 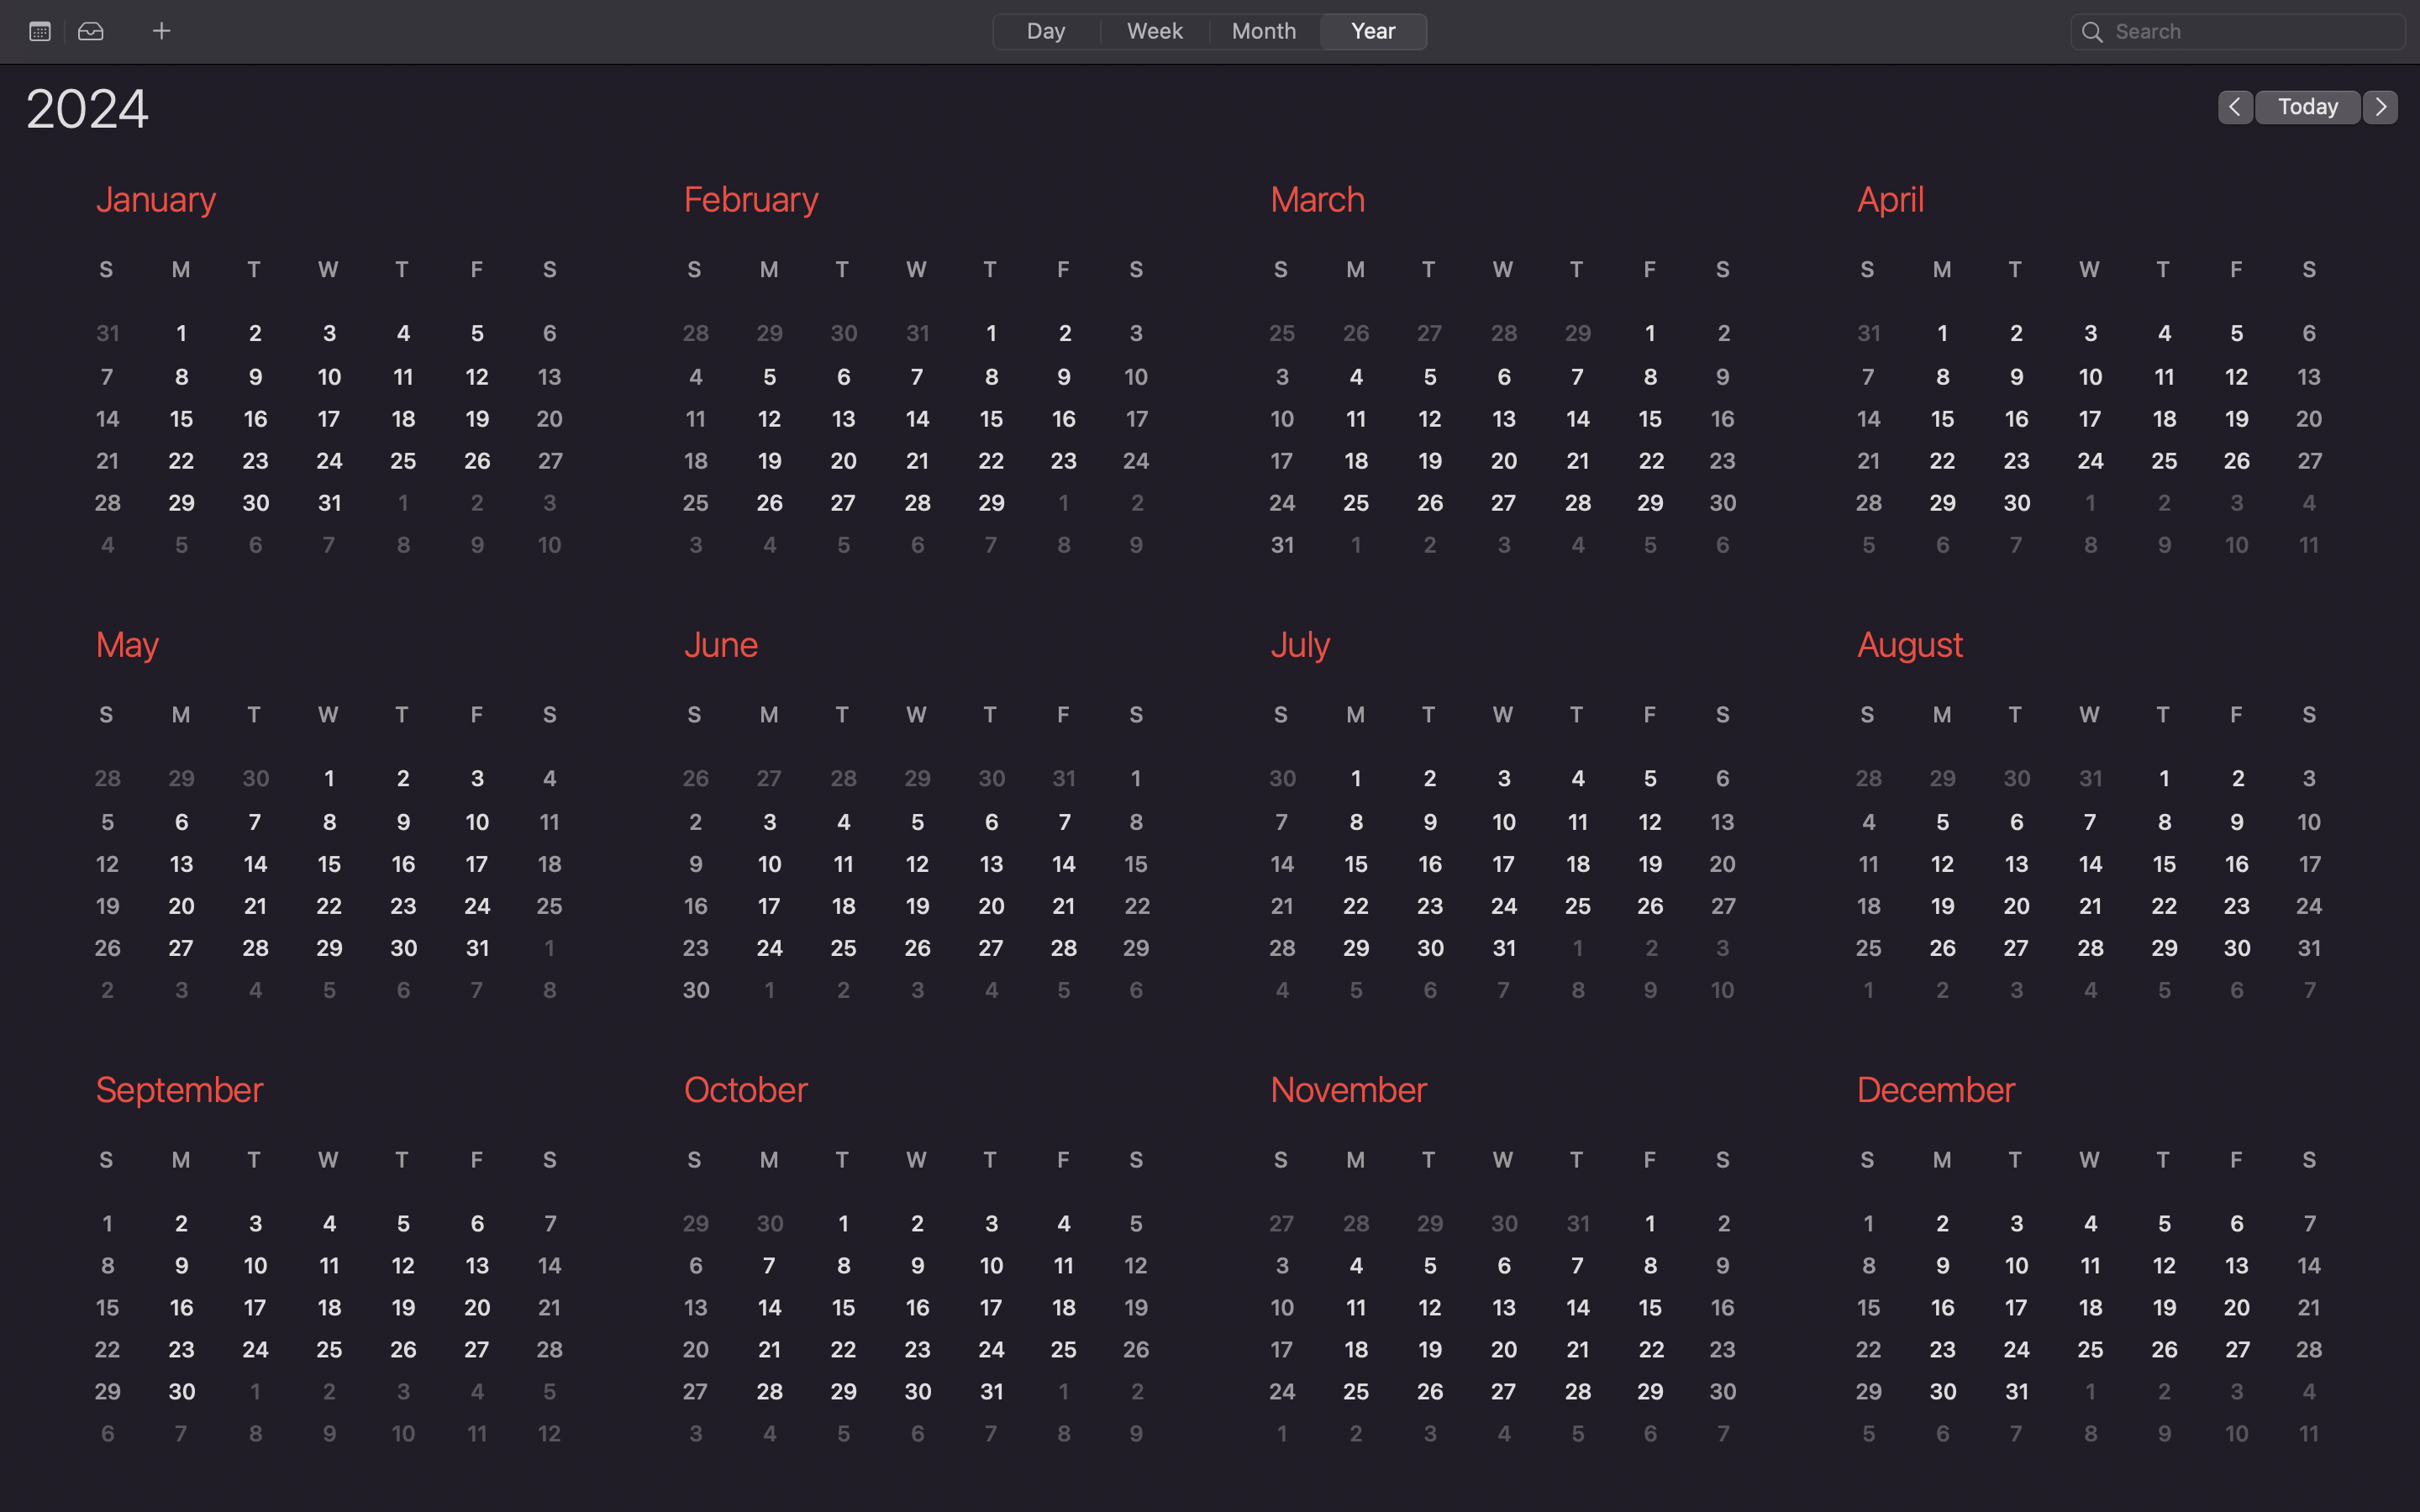 I want to click on View the activities for 13th March, so click(x=1509, y=419).